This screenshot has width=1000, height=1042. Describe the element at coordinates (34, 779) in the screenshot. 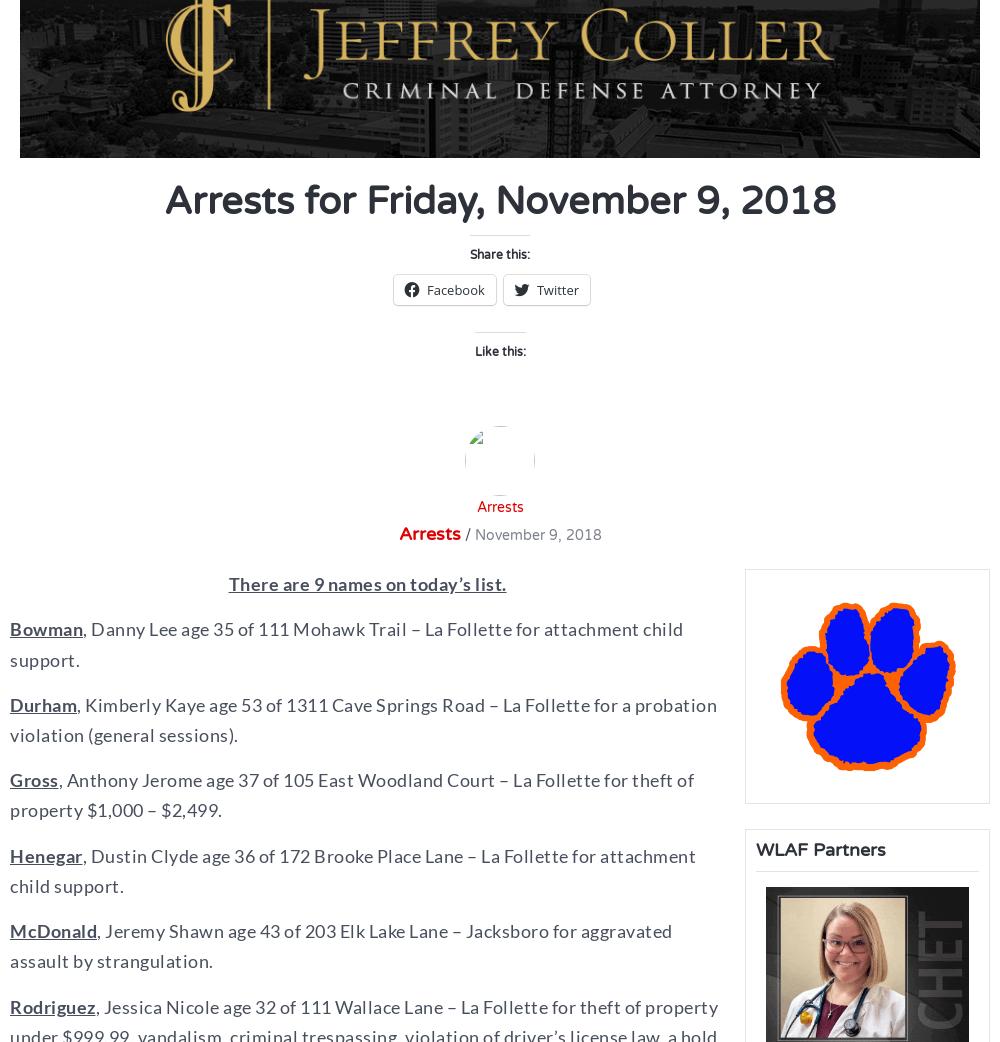

I see `'Gross'` at that location.